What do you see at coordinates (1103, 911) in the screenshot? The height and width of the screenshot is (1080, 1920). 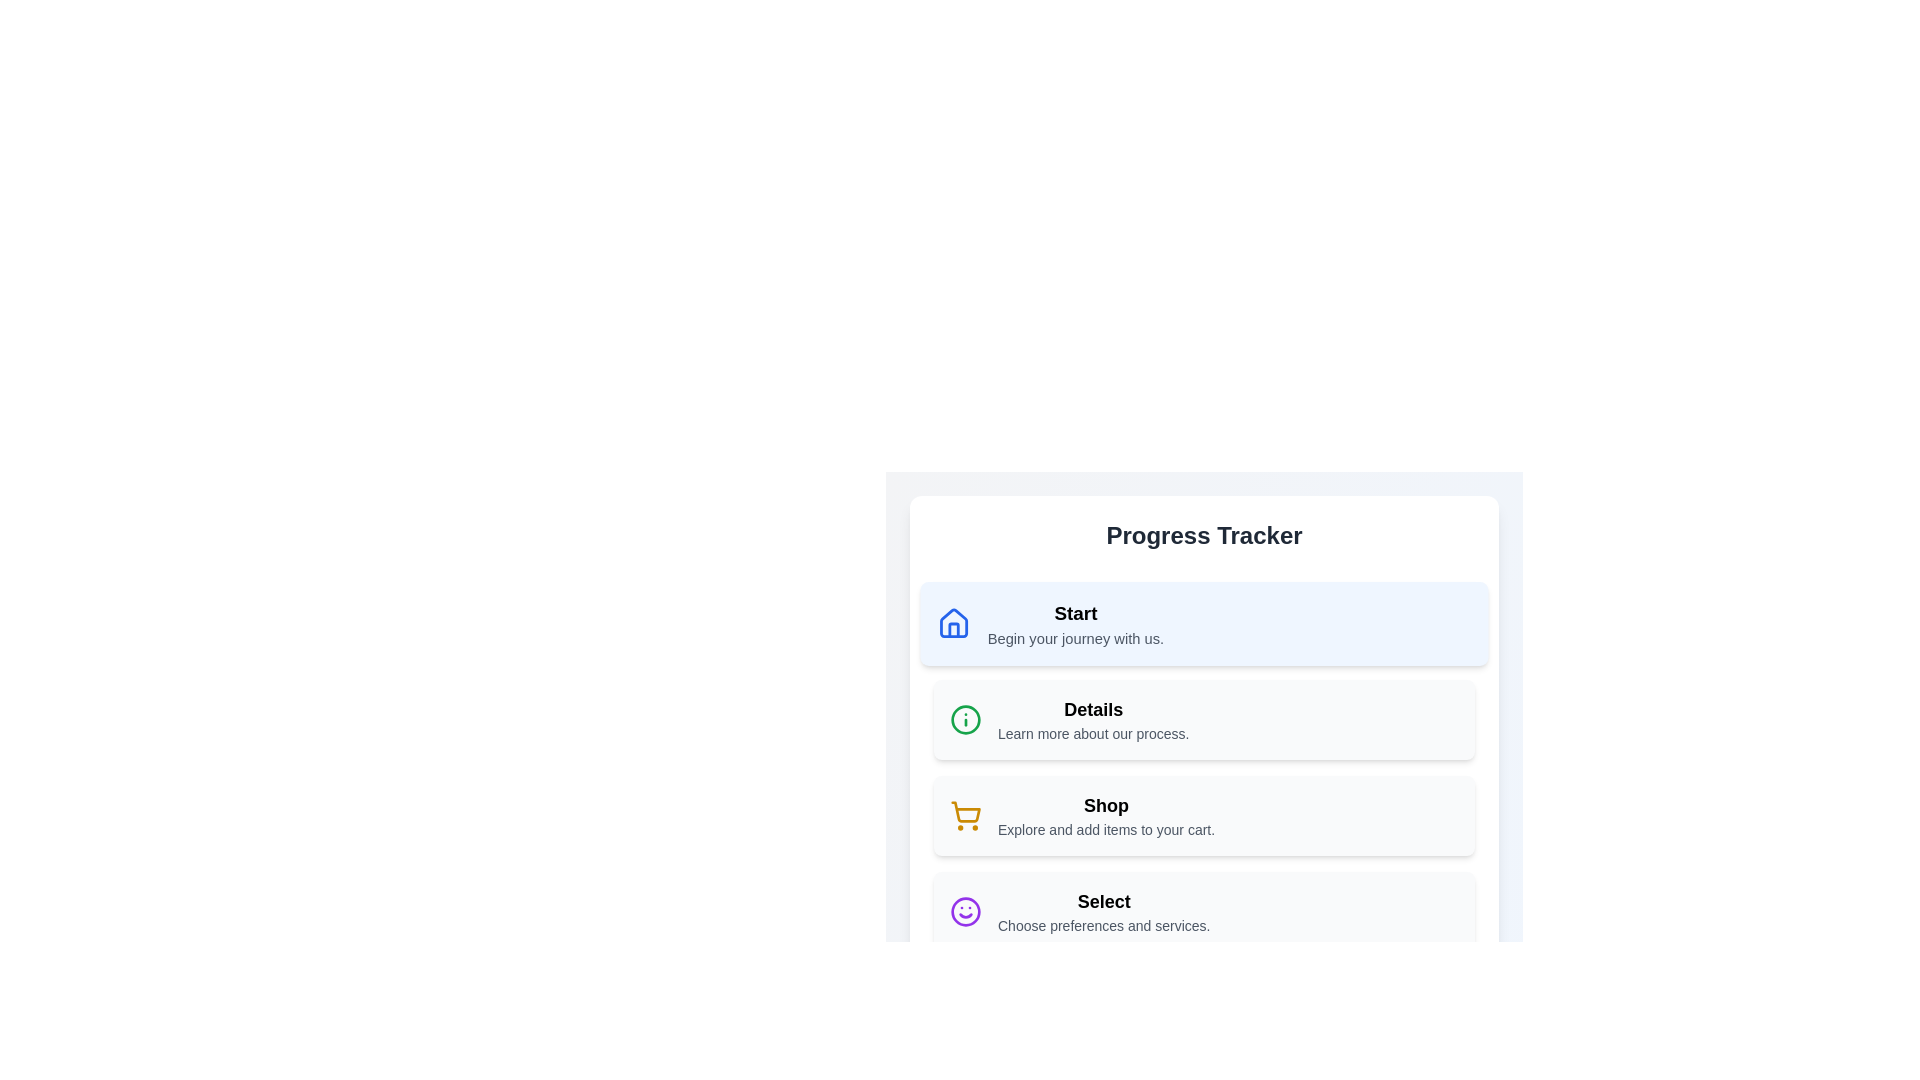 I see `the 'Select' menu option at the bottom of the list, which is visually grouped with a smiley face icon and contains the text 'Choose preferences and services.'` at bounding box center [1103, 911].